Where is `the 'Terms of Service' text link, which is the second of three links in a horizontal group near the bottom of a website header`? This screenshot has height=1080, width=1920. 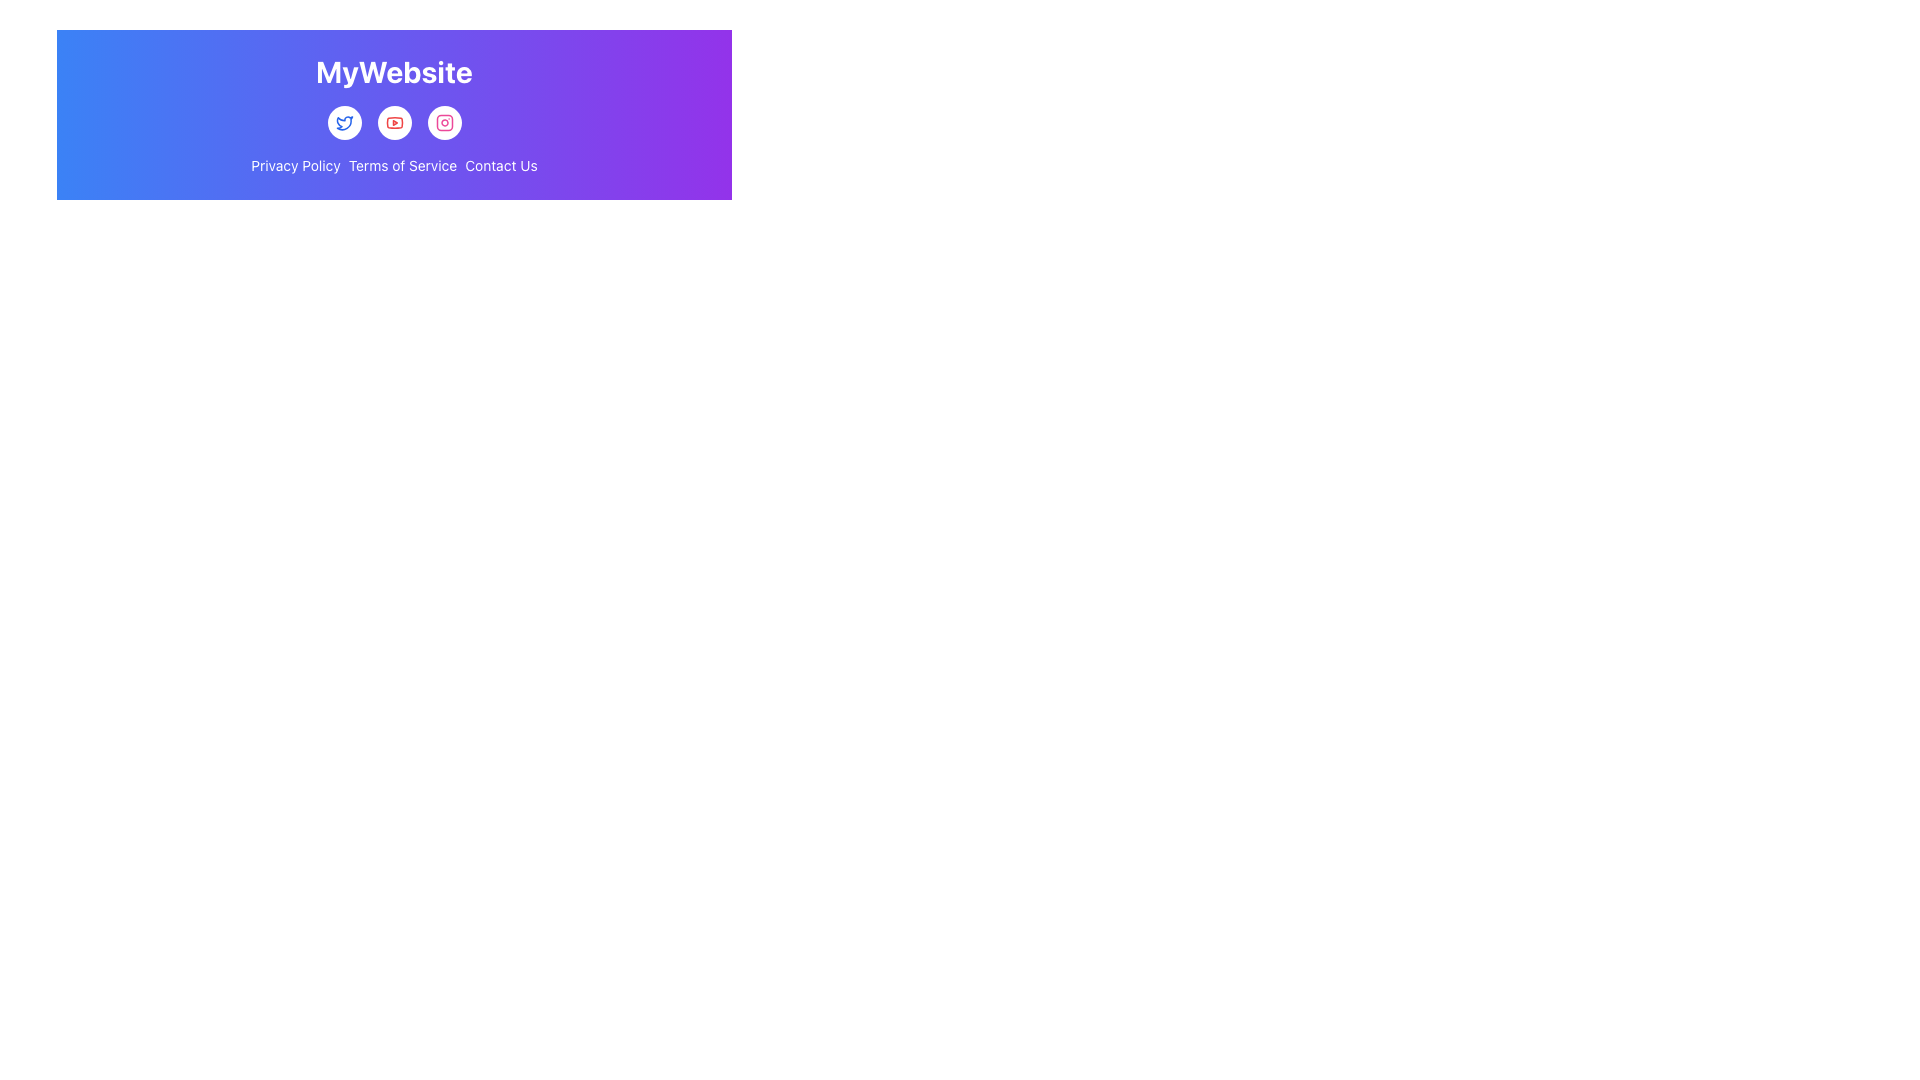 the 'Terms of Service' text link, which is the second of three links in a horizontal group near the bottom of a website header is located at coordinates (402, 164).